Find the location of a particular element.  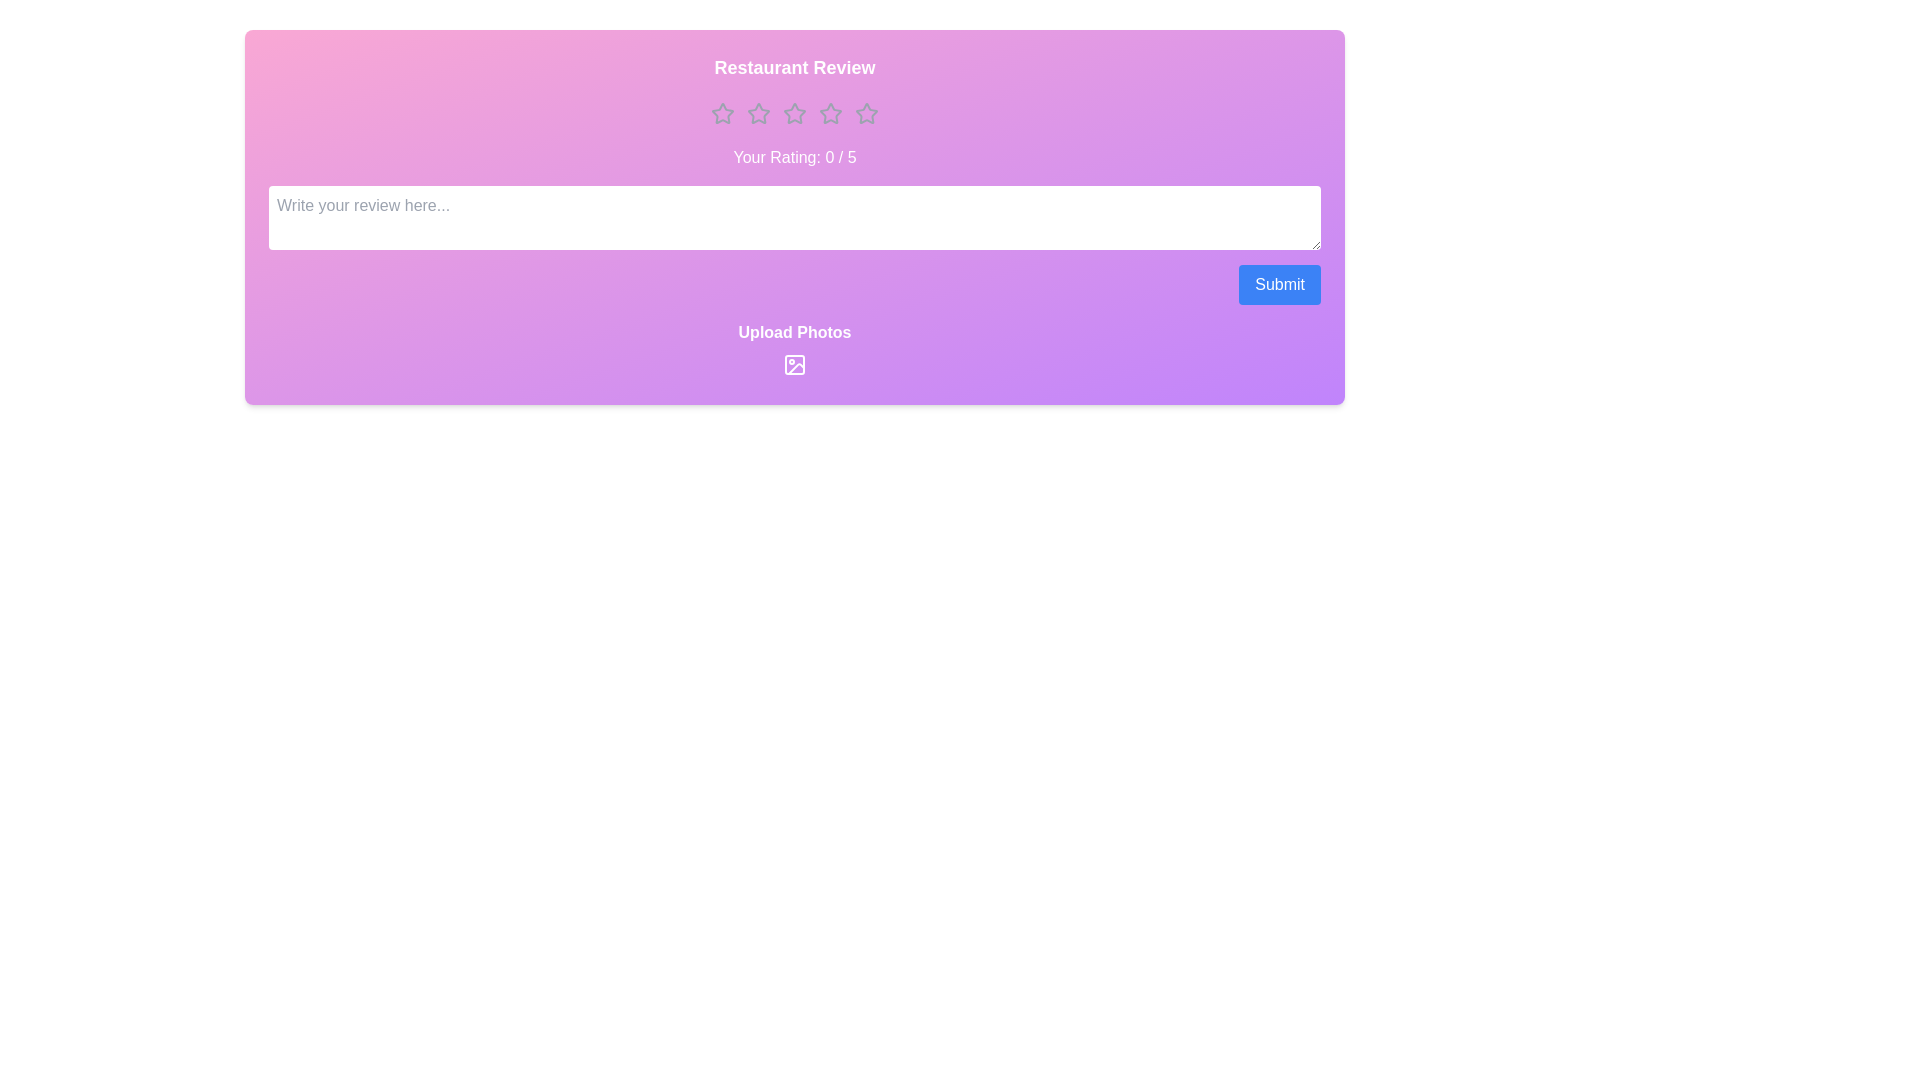

the rating to 3 stars by clicking on the respective star is located at coordinates (794, 114).